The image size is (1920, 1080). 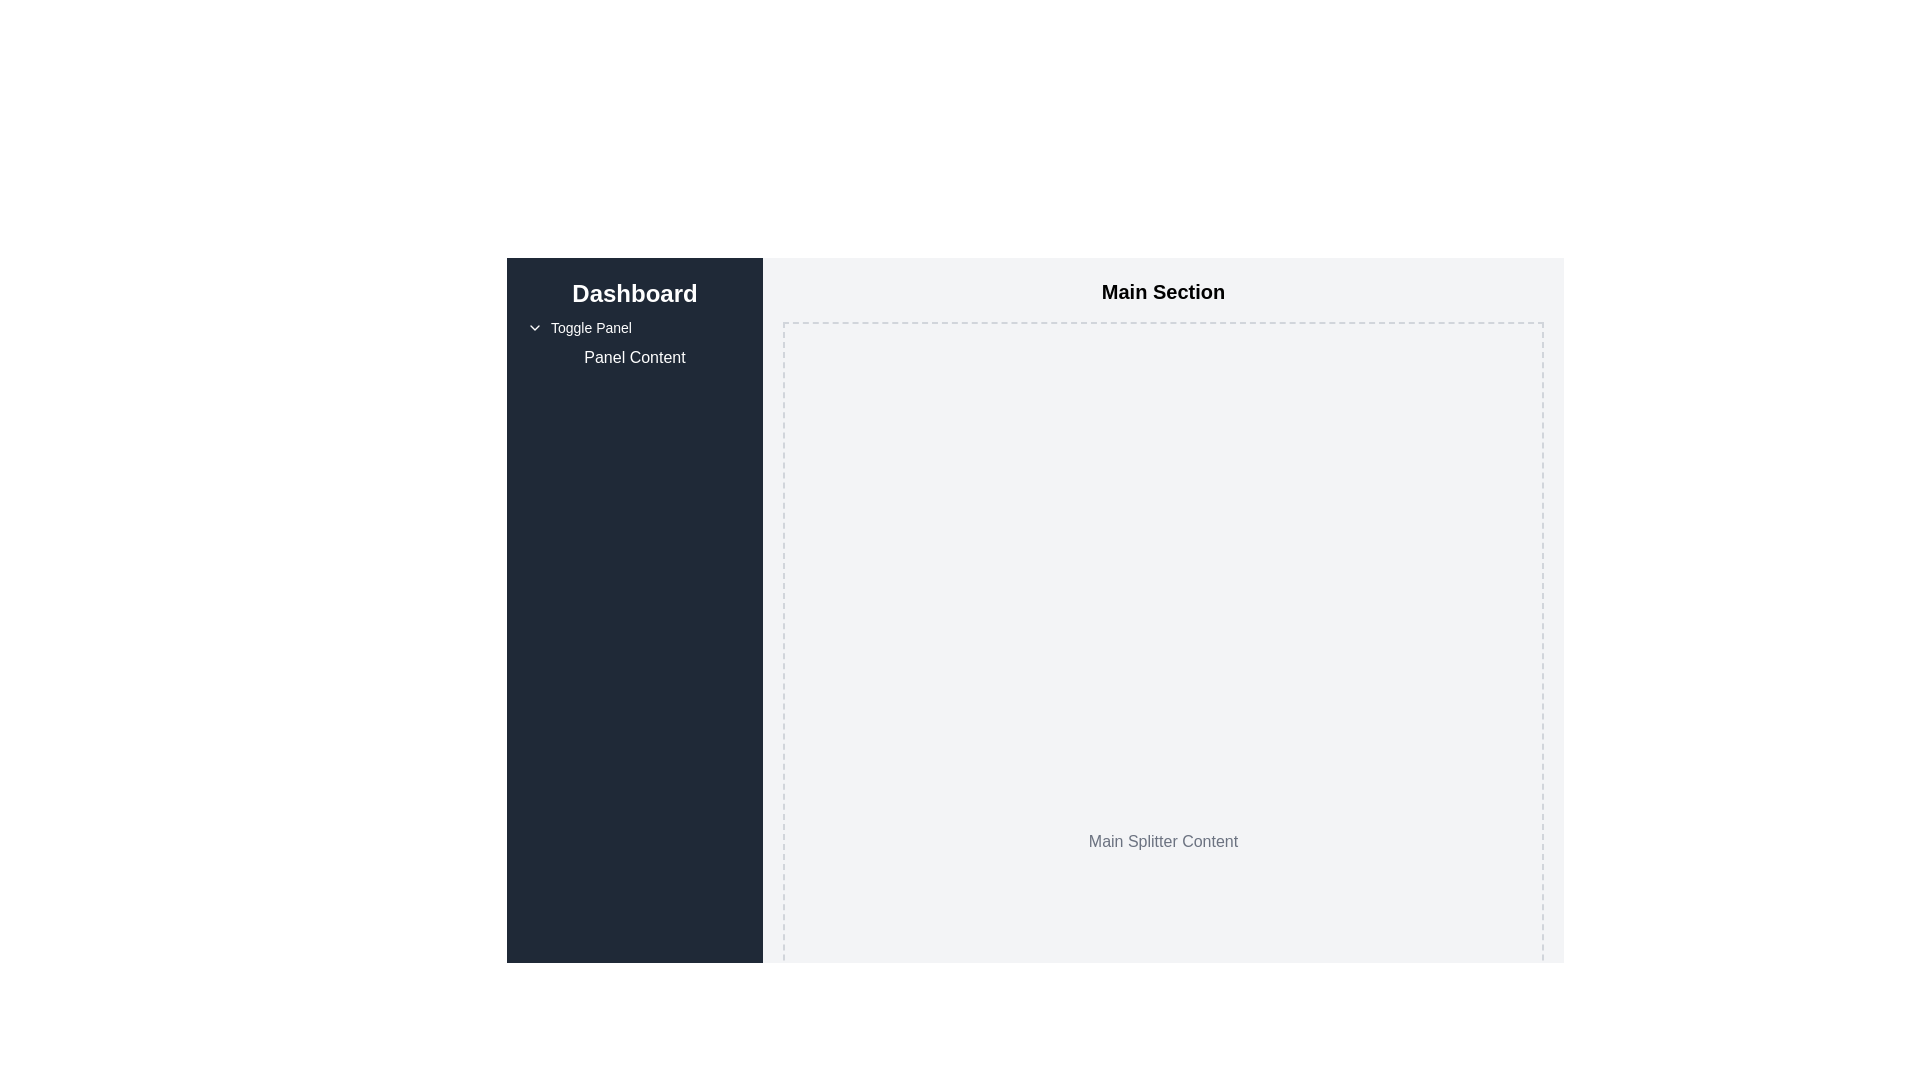 I want to click on the text label reading 'Panel Content', which is styled in white text on a dark blue background and is located below the 'Toggle Panel' text, so click(x=633, y=357).